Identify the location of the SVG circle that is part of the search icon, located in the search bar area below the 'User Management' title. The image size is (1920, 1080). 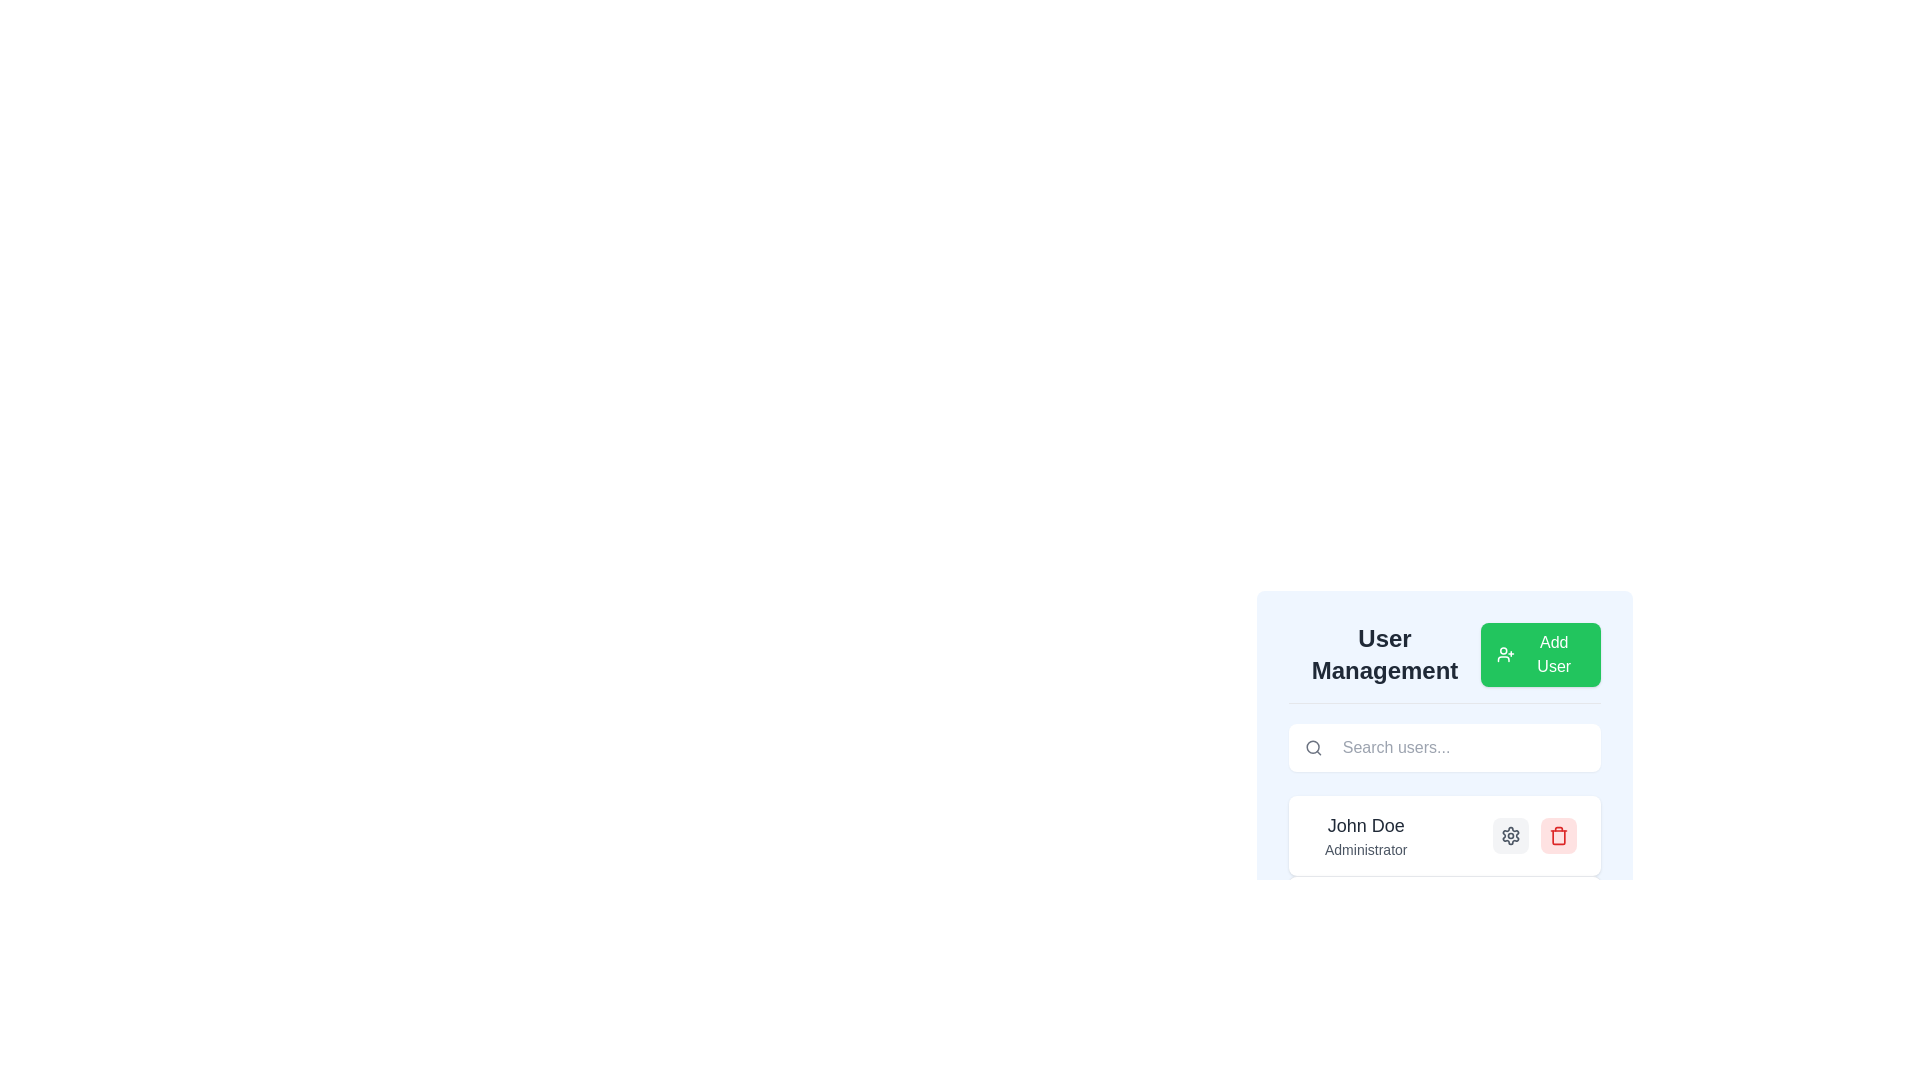
(1313, 747).